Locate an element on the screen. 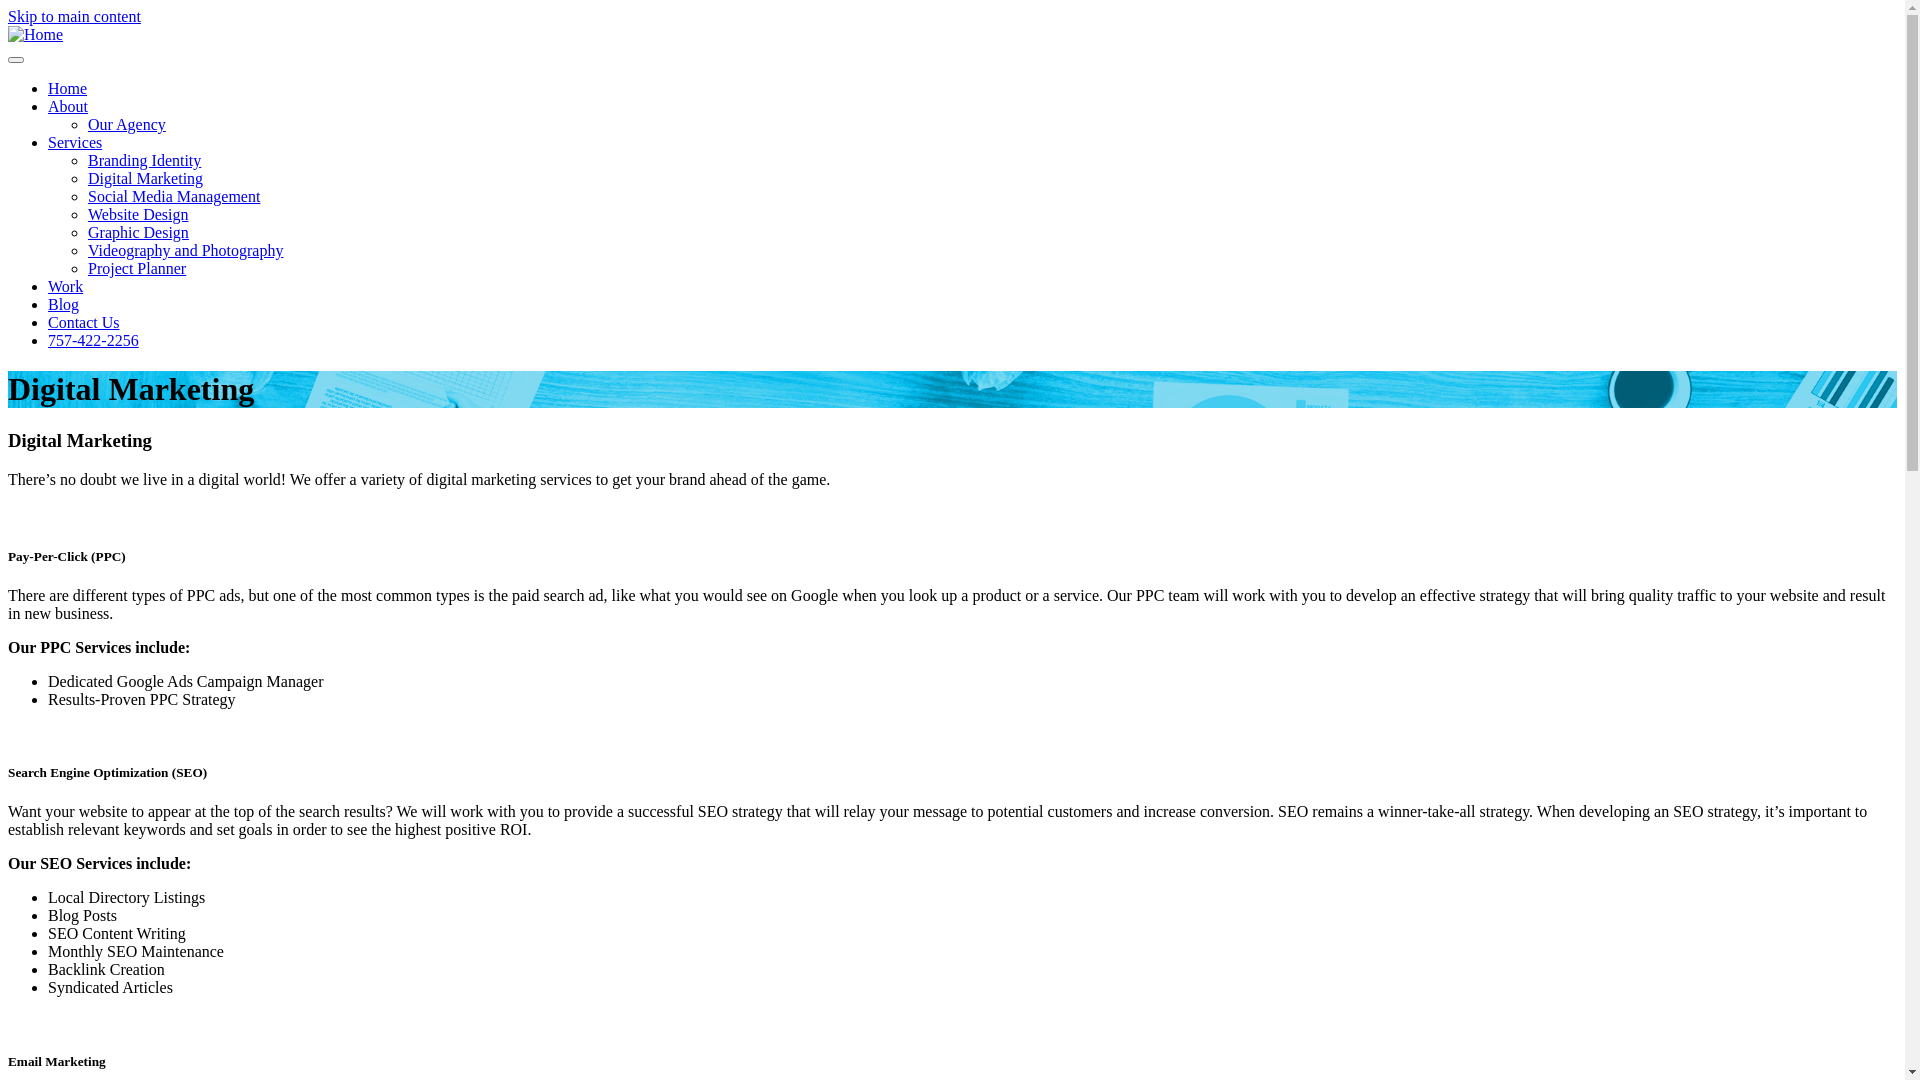  'Social Media Management' is located at coordinates (173, 196).